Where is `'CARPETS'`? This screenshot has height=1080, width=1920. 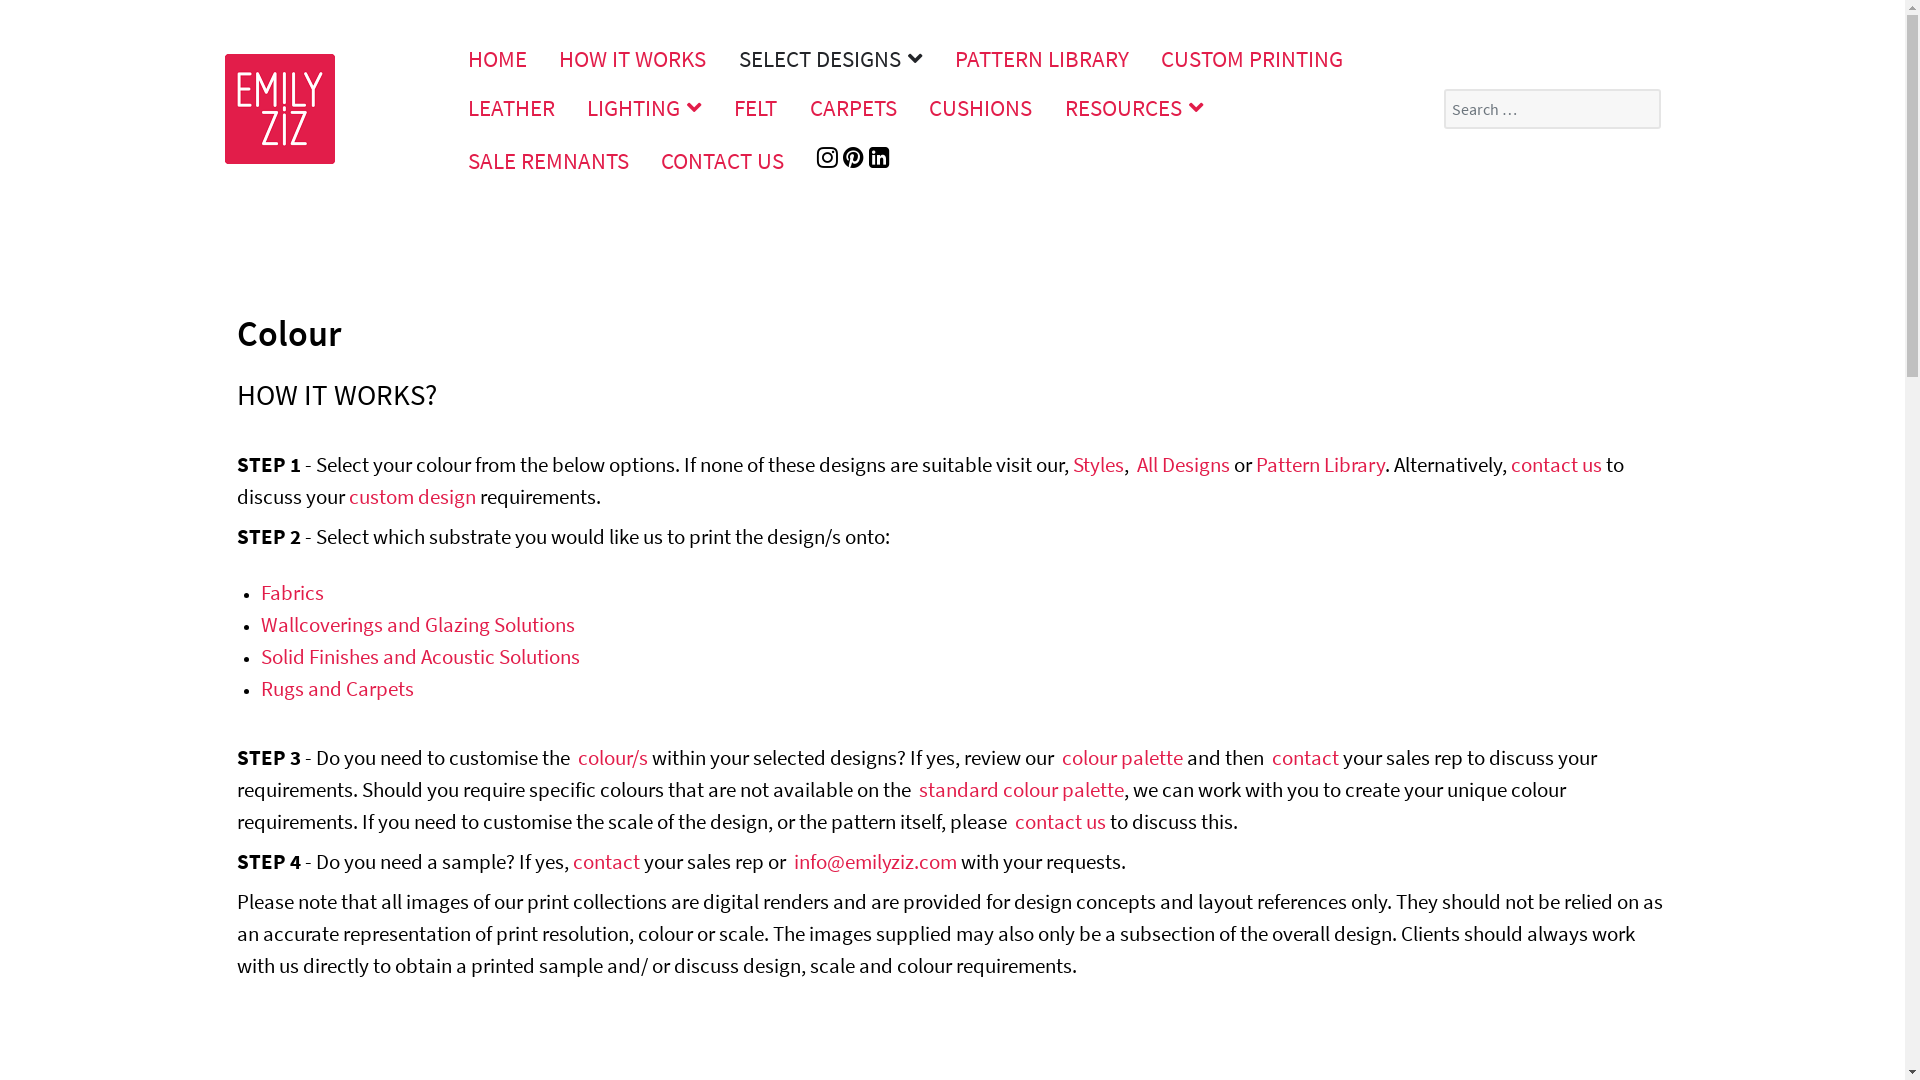
'CARPETS' is located at coordinates (853, 107).